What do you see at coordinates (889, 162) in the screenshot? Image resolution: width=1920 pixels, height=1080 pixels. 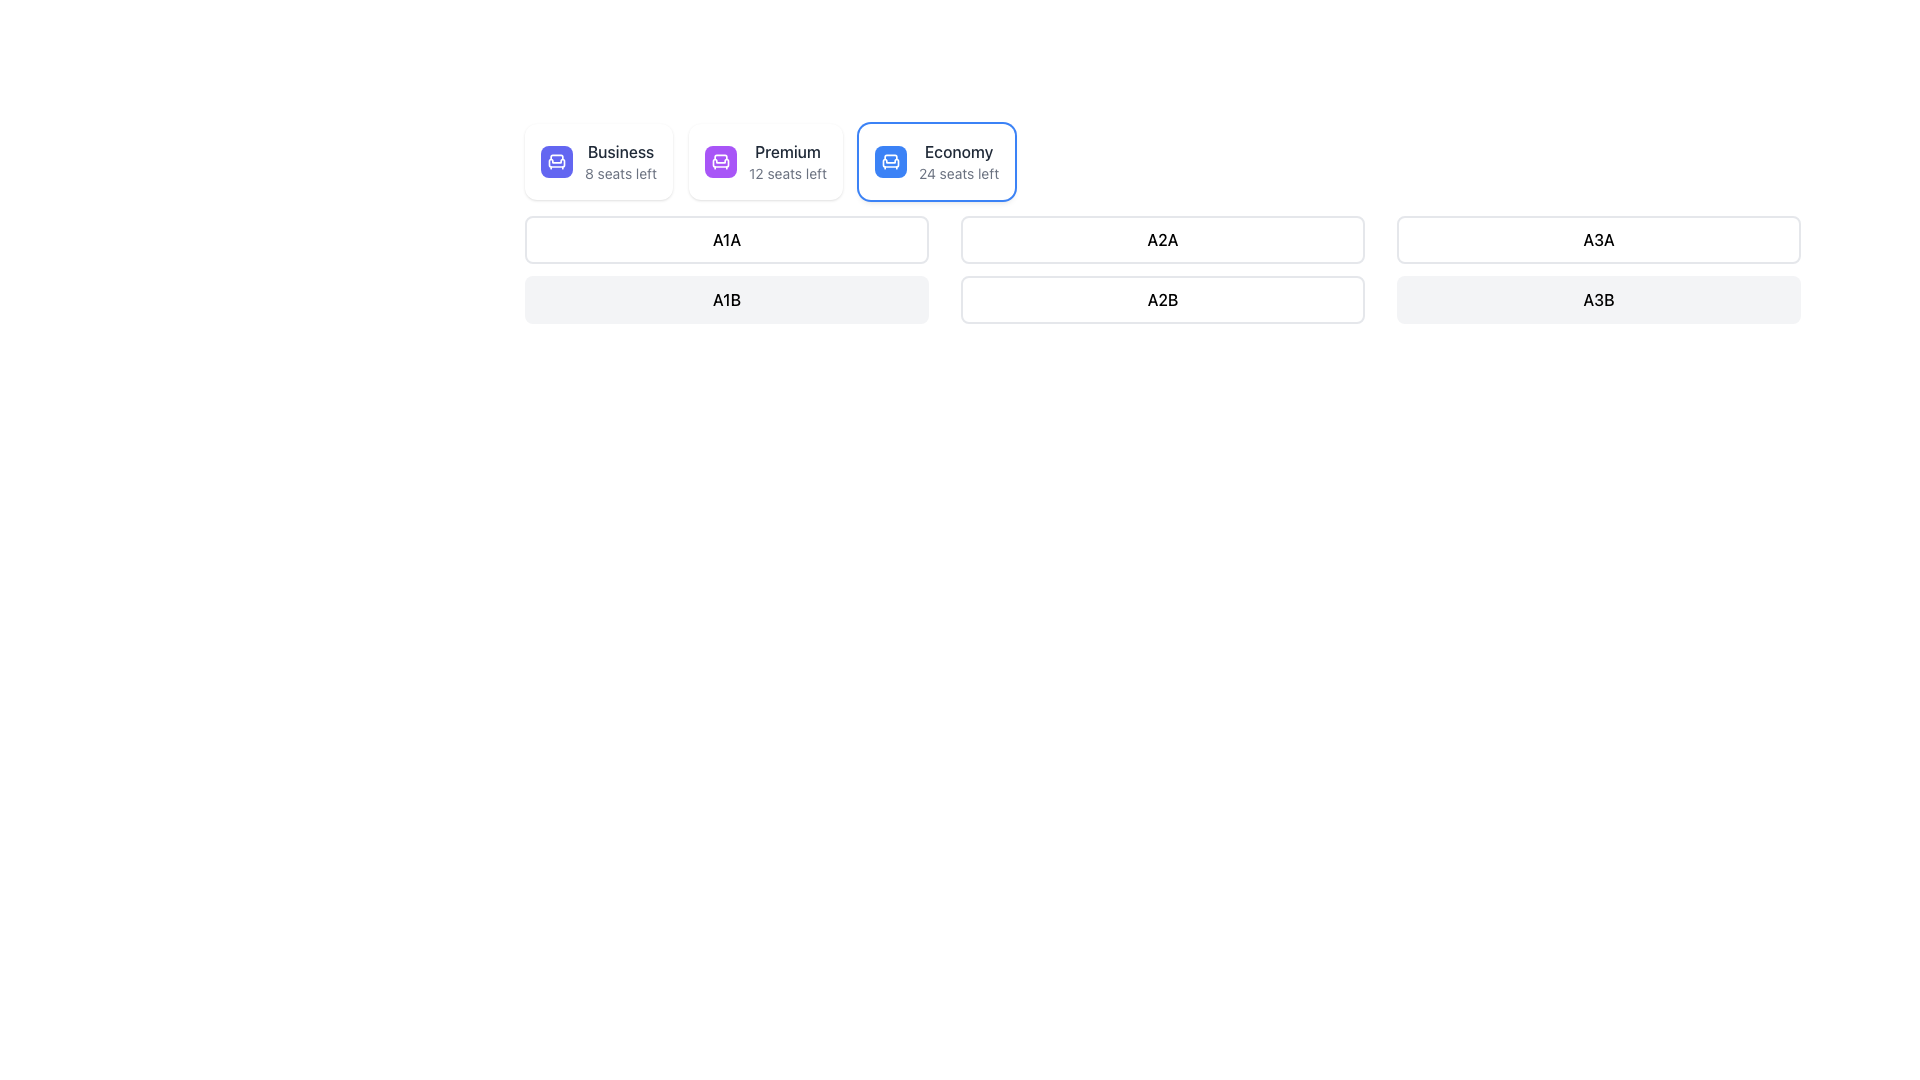 I see `the context of the Decorative SVG graphic component resembling a chair, which is the middle-bottom segment of a multi-part icon aligned horizontally under the text 'Economy'` at bounding box center [889, 162].